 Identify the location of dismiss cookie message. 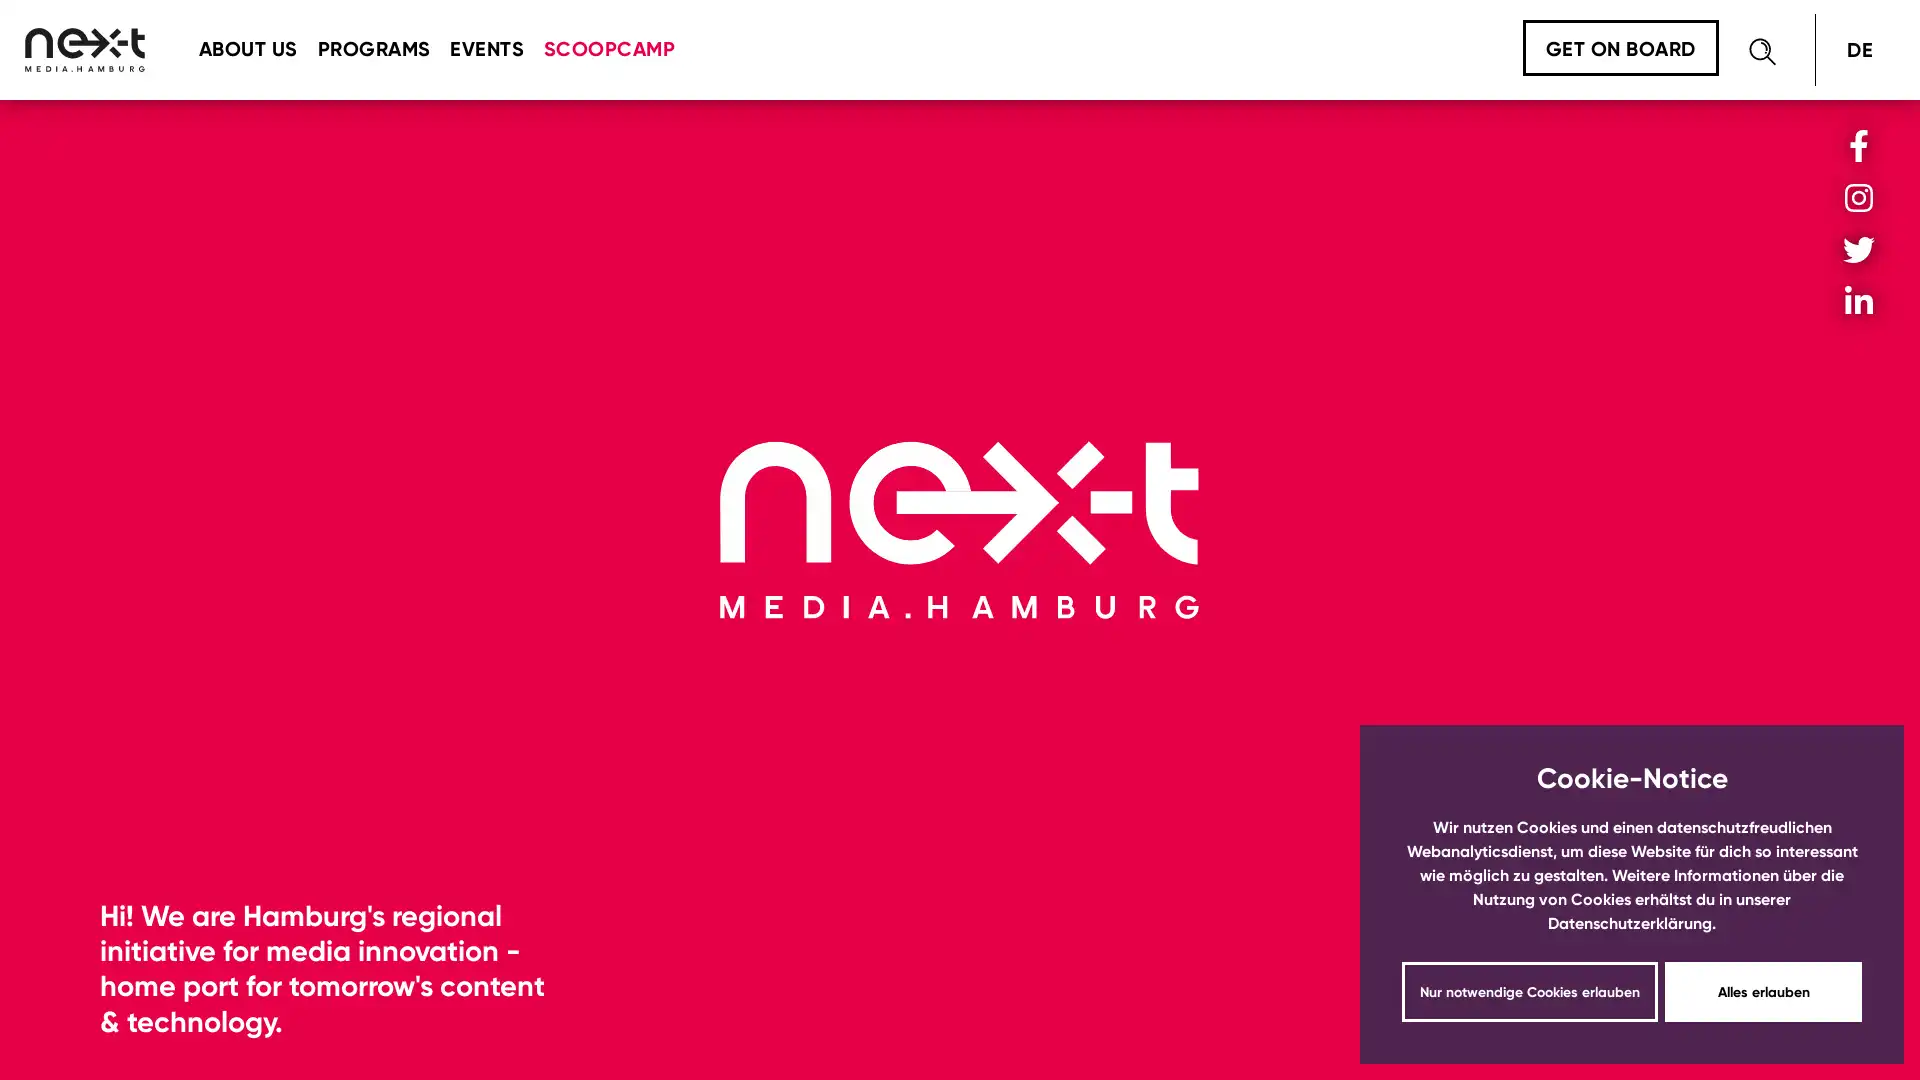
(1763, 991).